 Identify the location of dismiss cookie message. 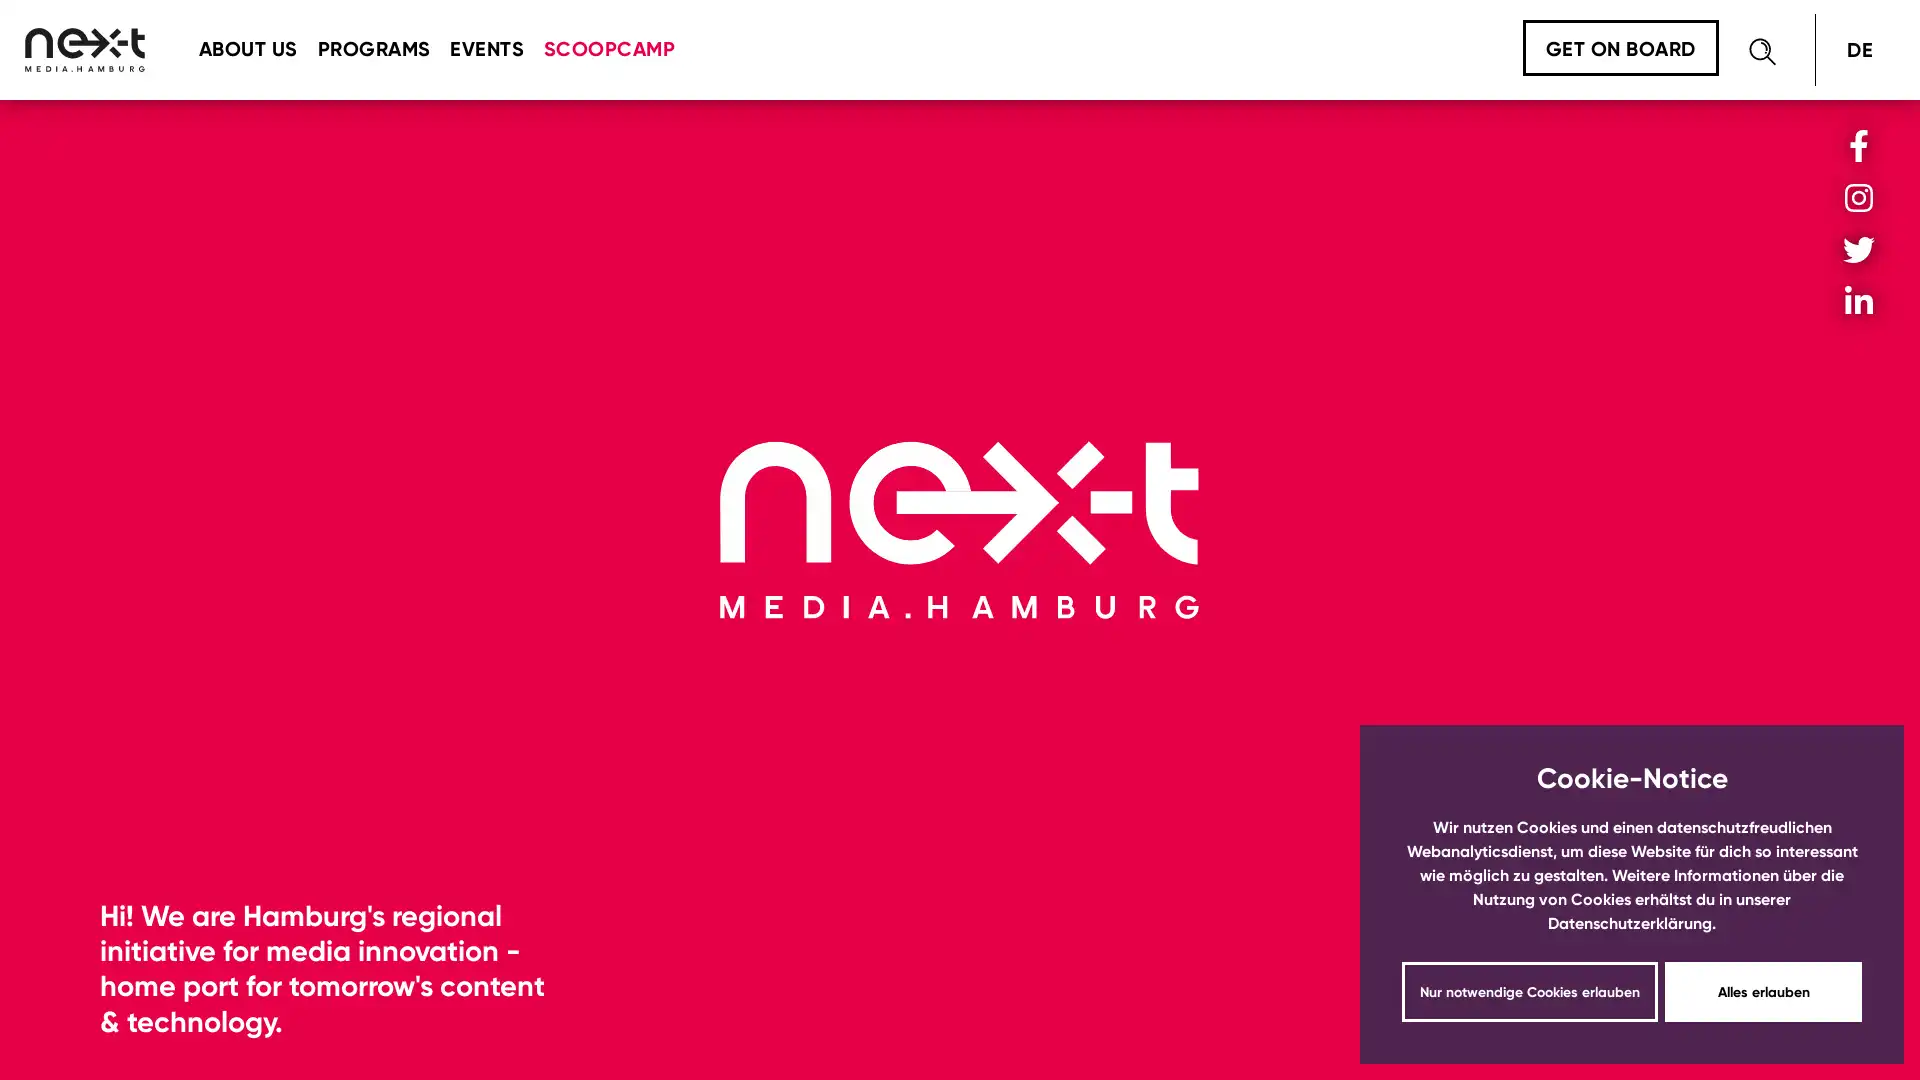
(1763, 991).